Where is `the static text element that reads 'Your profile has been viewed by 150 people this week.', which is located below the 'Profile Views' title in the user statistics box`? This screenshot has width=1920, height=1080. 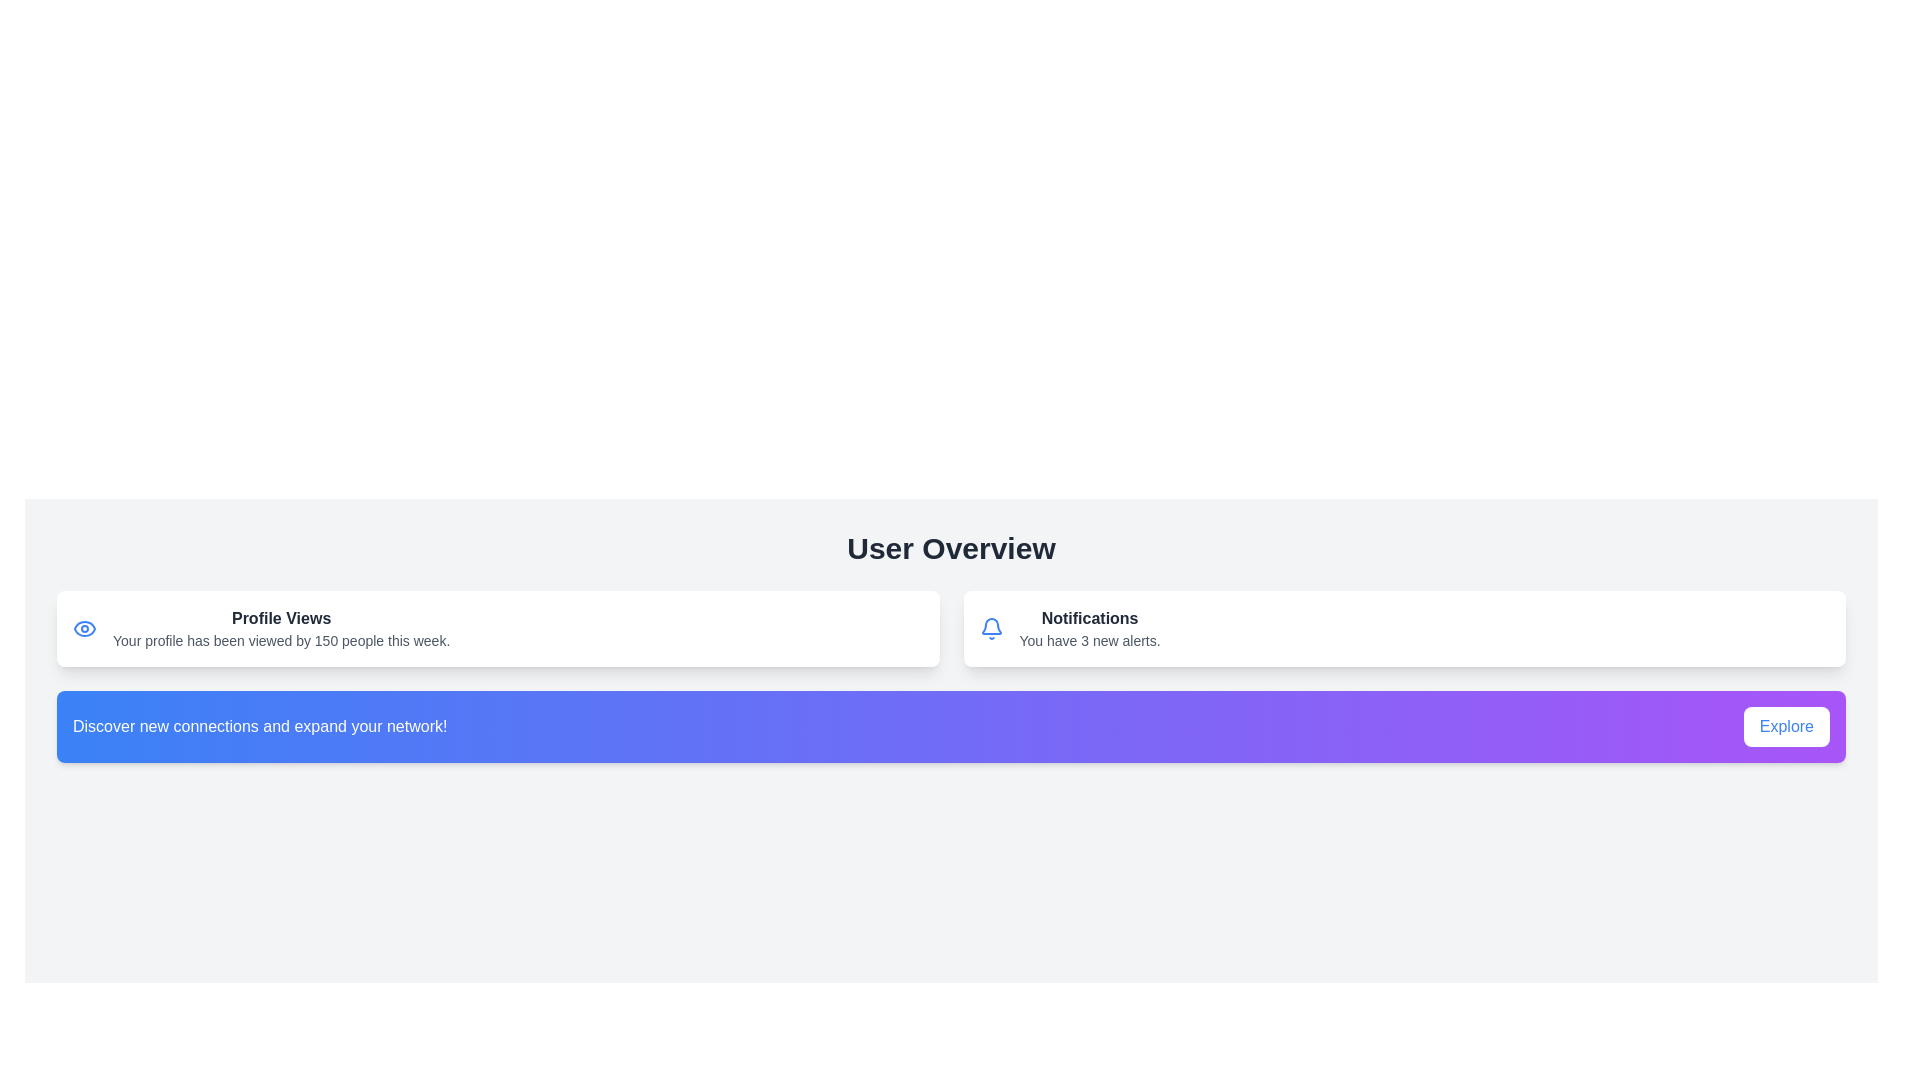 the static text element that reads 'Your profile has been viewed by 150 people this week.', which is located below the 'Profile Views' title in the user statistics box is located at coordinates (280, 640).